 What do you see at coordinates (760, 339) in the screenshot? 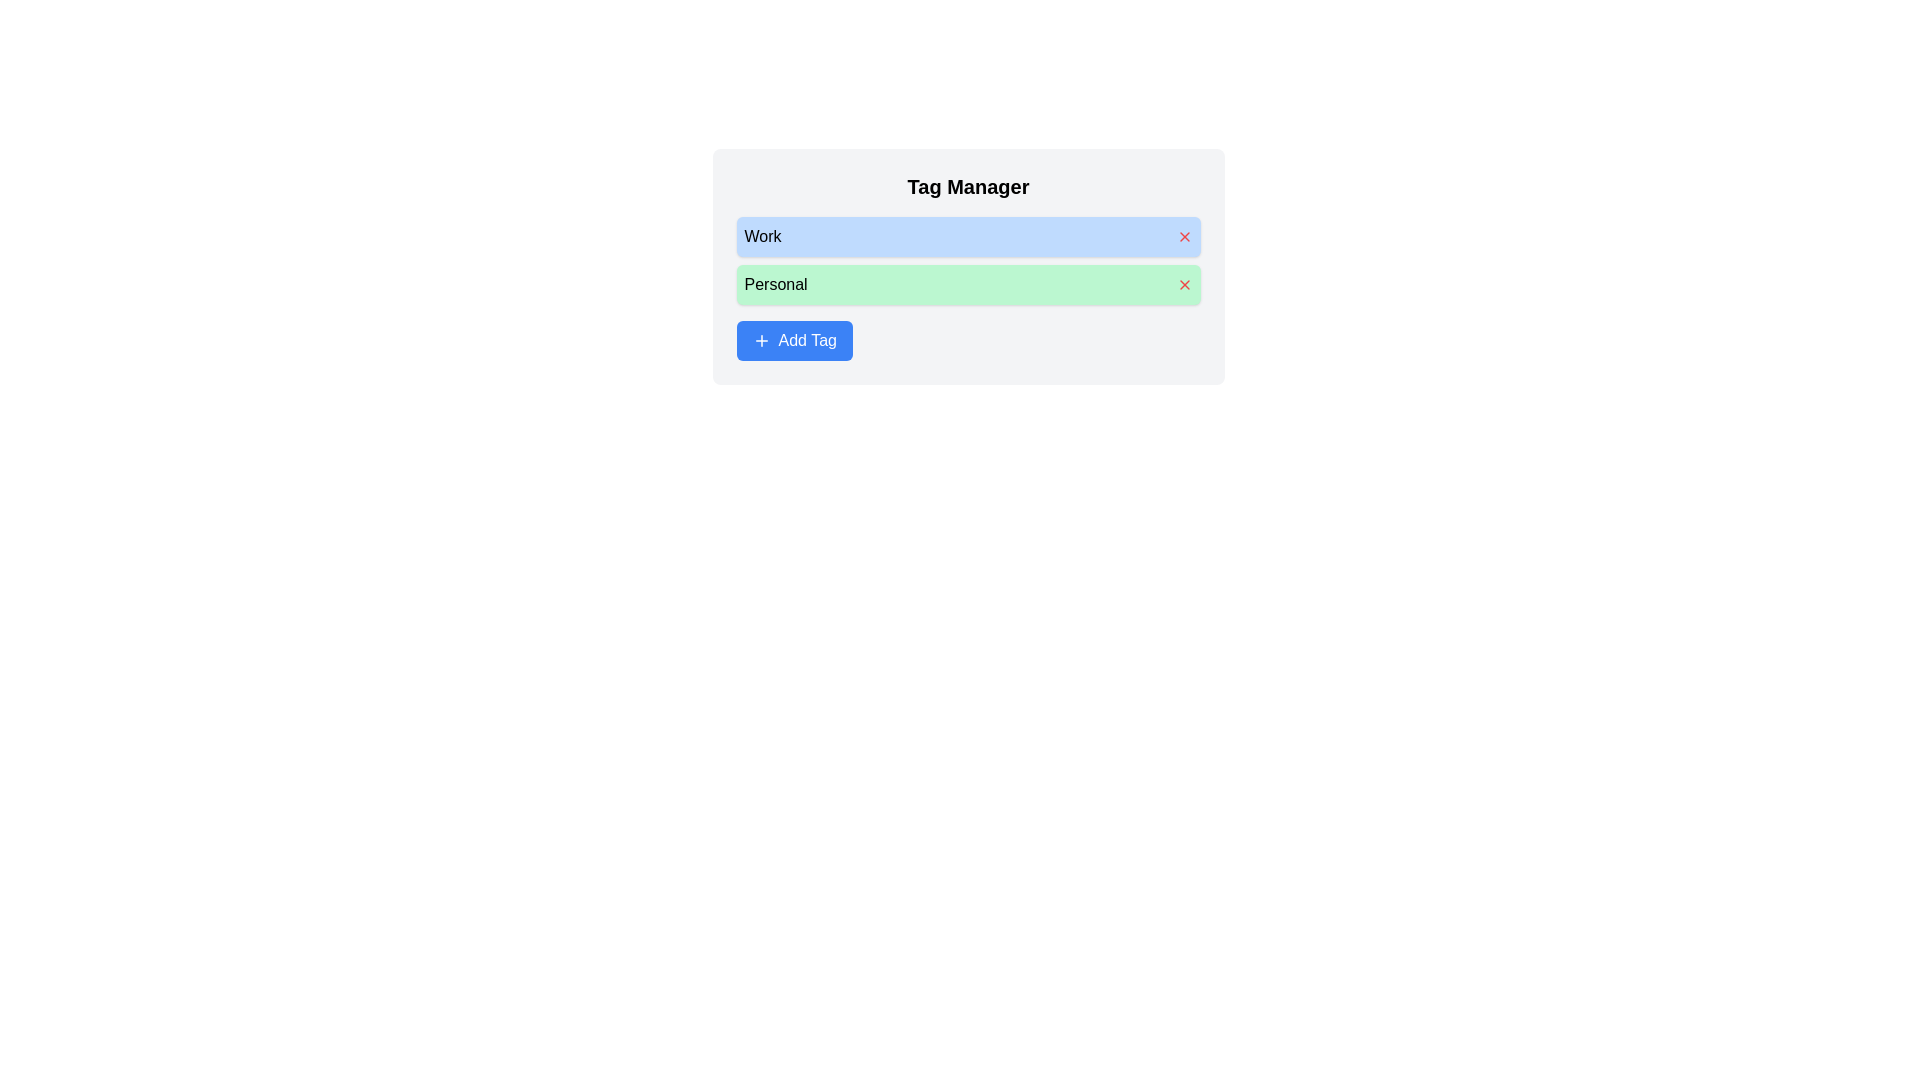
I see `the icon that visually indicates the action to add a new tag, which is located at the center-left of the 'Add Tag' button below the 'Work' and 'Personal' tags` at bounding box center [760, 339].